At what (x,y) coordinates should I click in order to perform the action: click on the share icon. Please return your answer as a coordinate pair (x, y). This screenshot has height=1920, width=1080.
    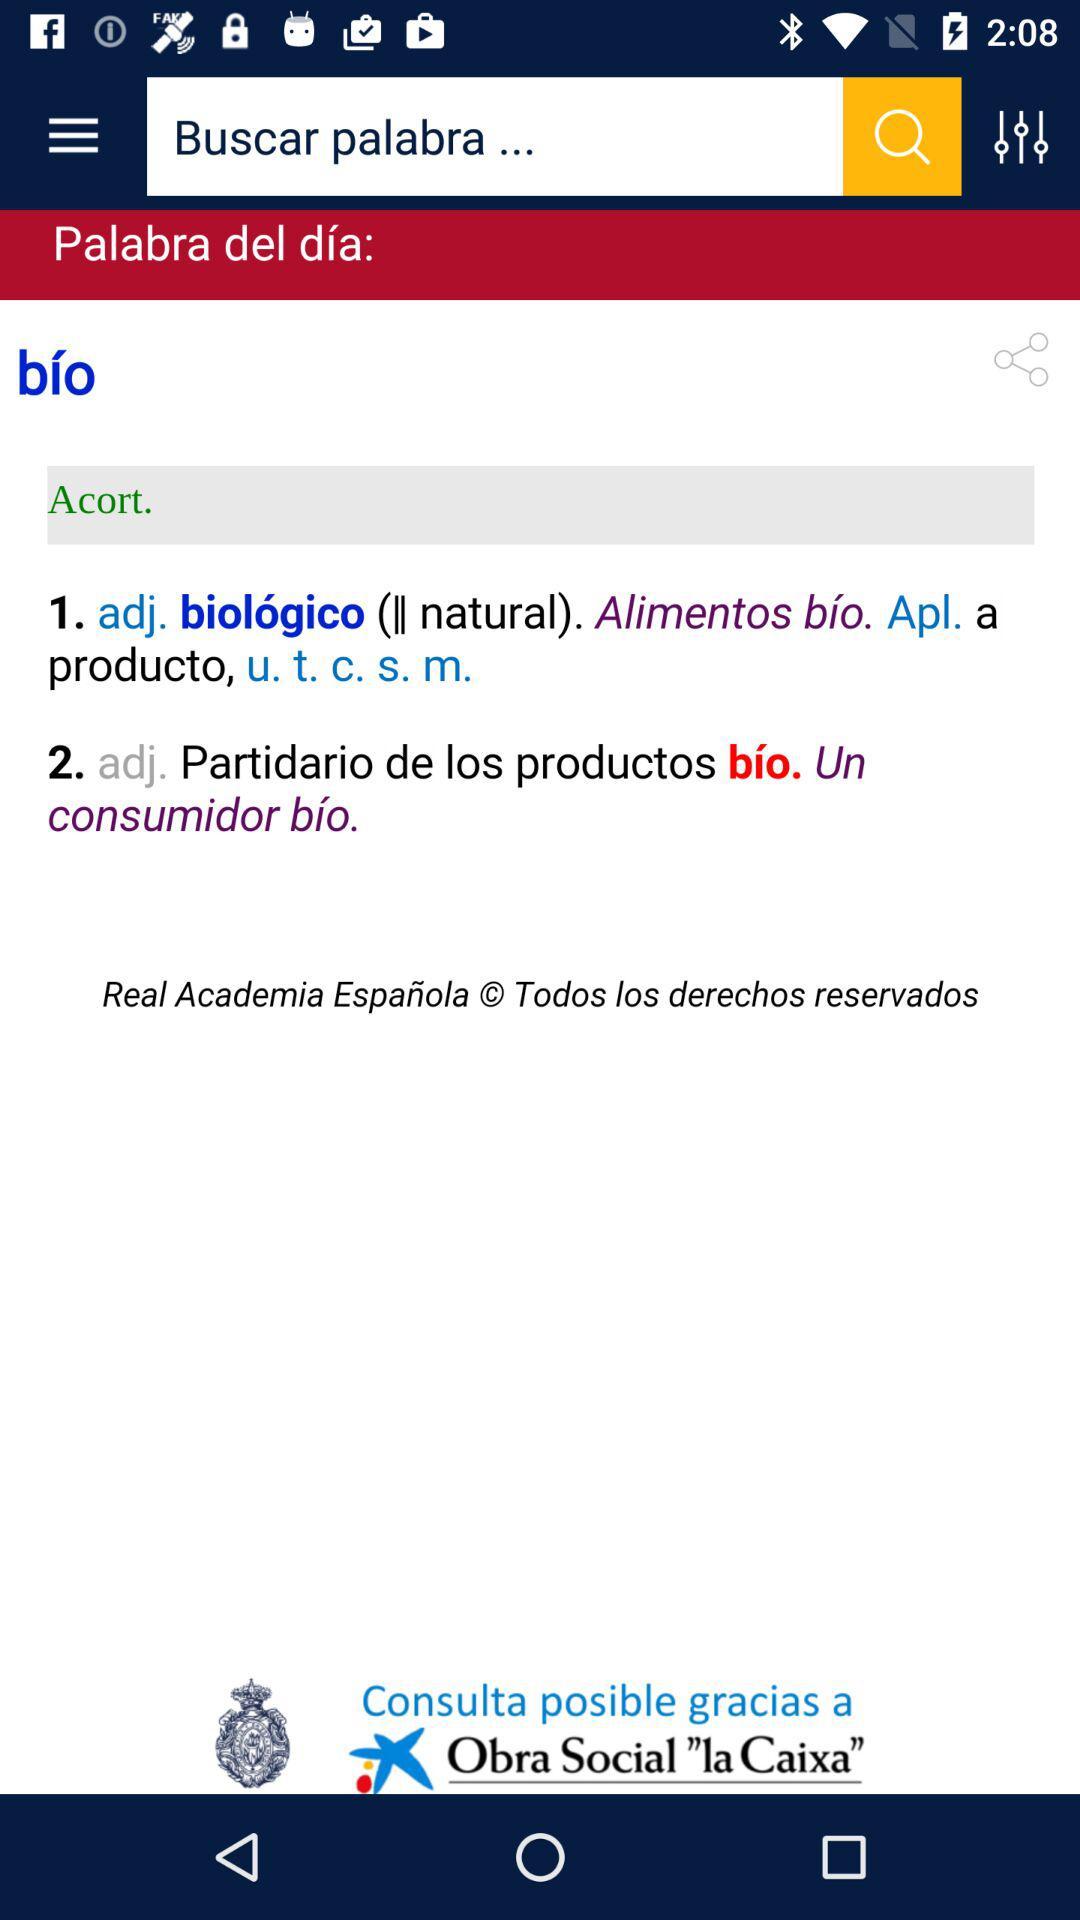
    Looking at the image, I should click on (1020, 359).